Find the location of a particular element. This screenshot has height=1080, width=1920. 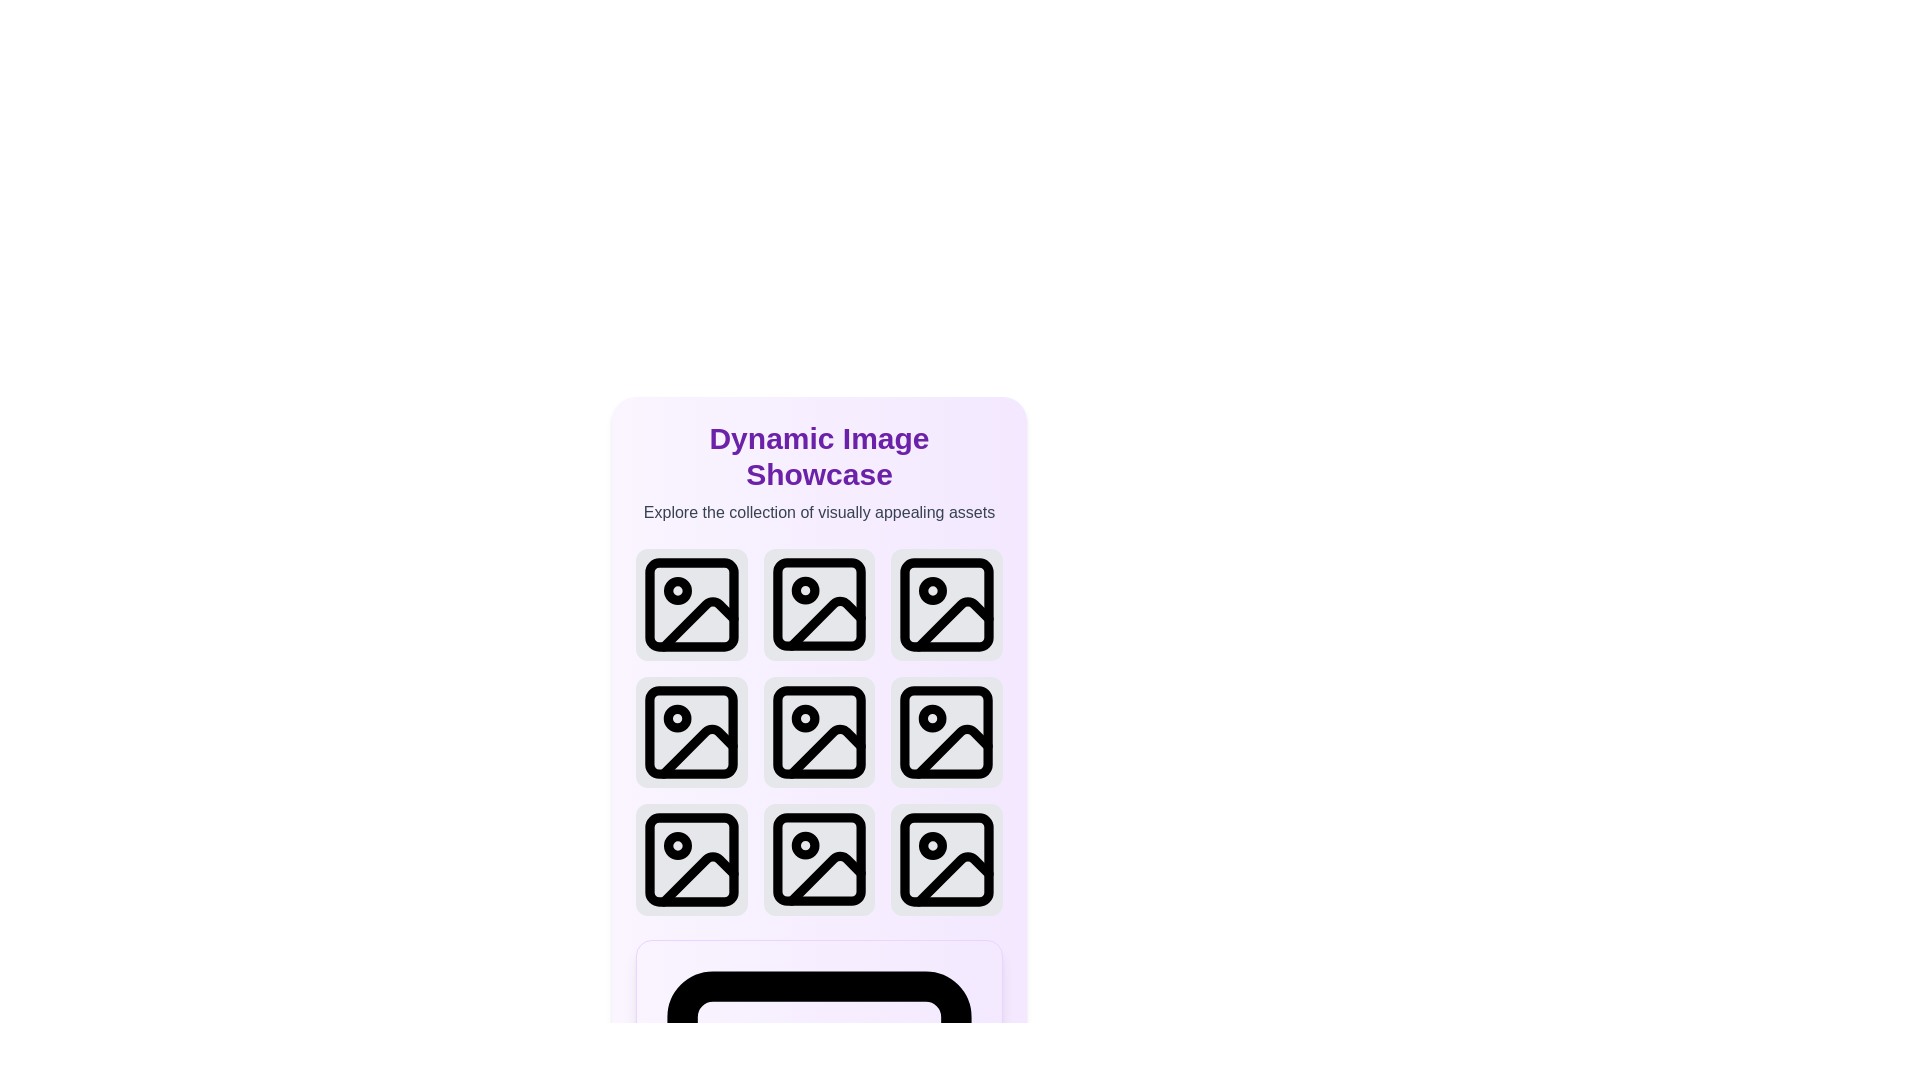

the square-shaped image placeholder with a light gray background and a black outline, featuring a black circle and a line drawing of a mountain with the sun, located in the third column of the second row within a 3x3 grid beneath 'Dynamic Image Showcase' is located at coordinates (946, 732).